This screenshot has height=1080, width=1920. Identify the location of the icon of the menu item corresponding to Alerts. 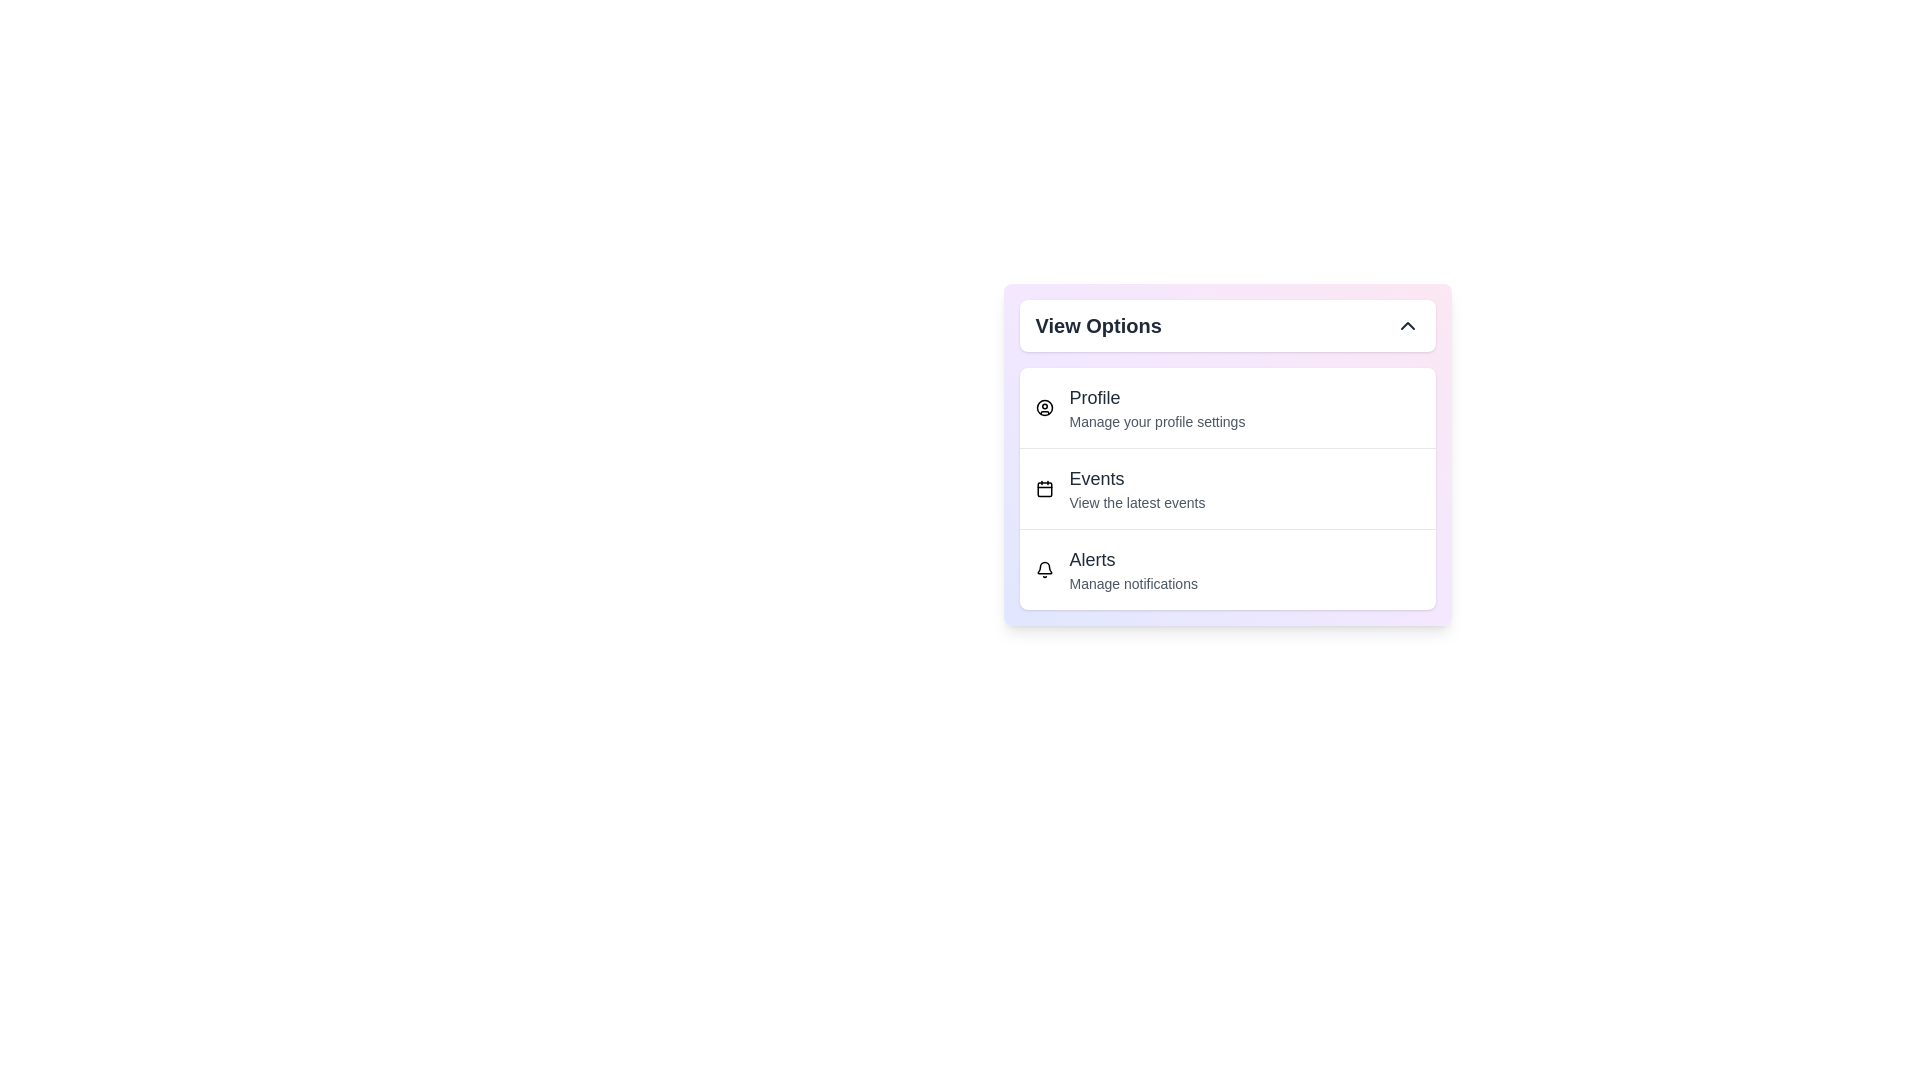
(1043, 570).